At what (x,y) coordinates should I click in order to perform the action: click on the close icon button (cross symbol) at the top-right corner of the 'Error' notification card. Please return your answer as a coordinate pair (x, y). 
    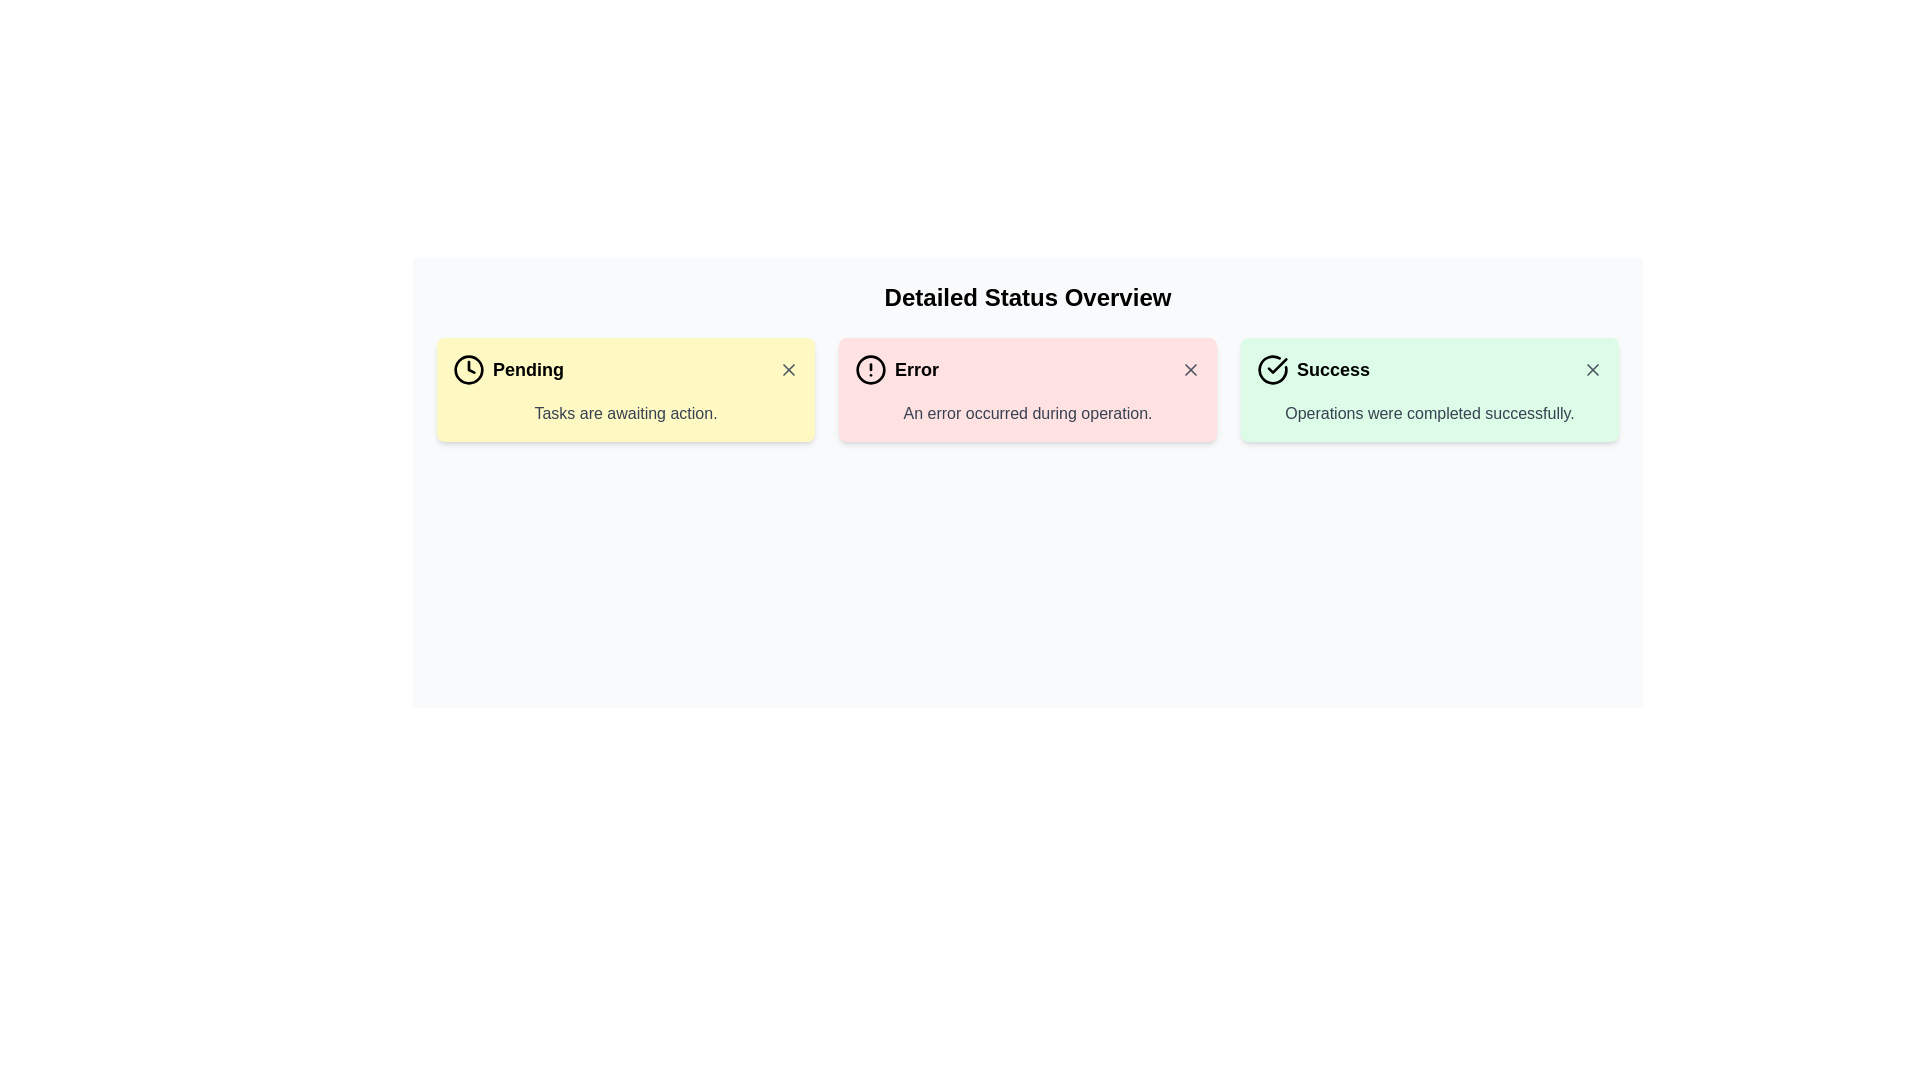
    Looking at the image, I should click on (1190, 370).